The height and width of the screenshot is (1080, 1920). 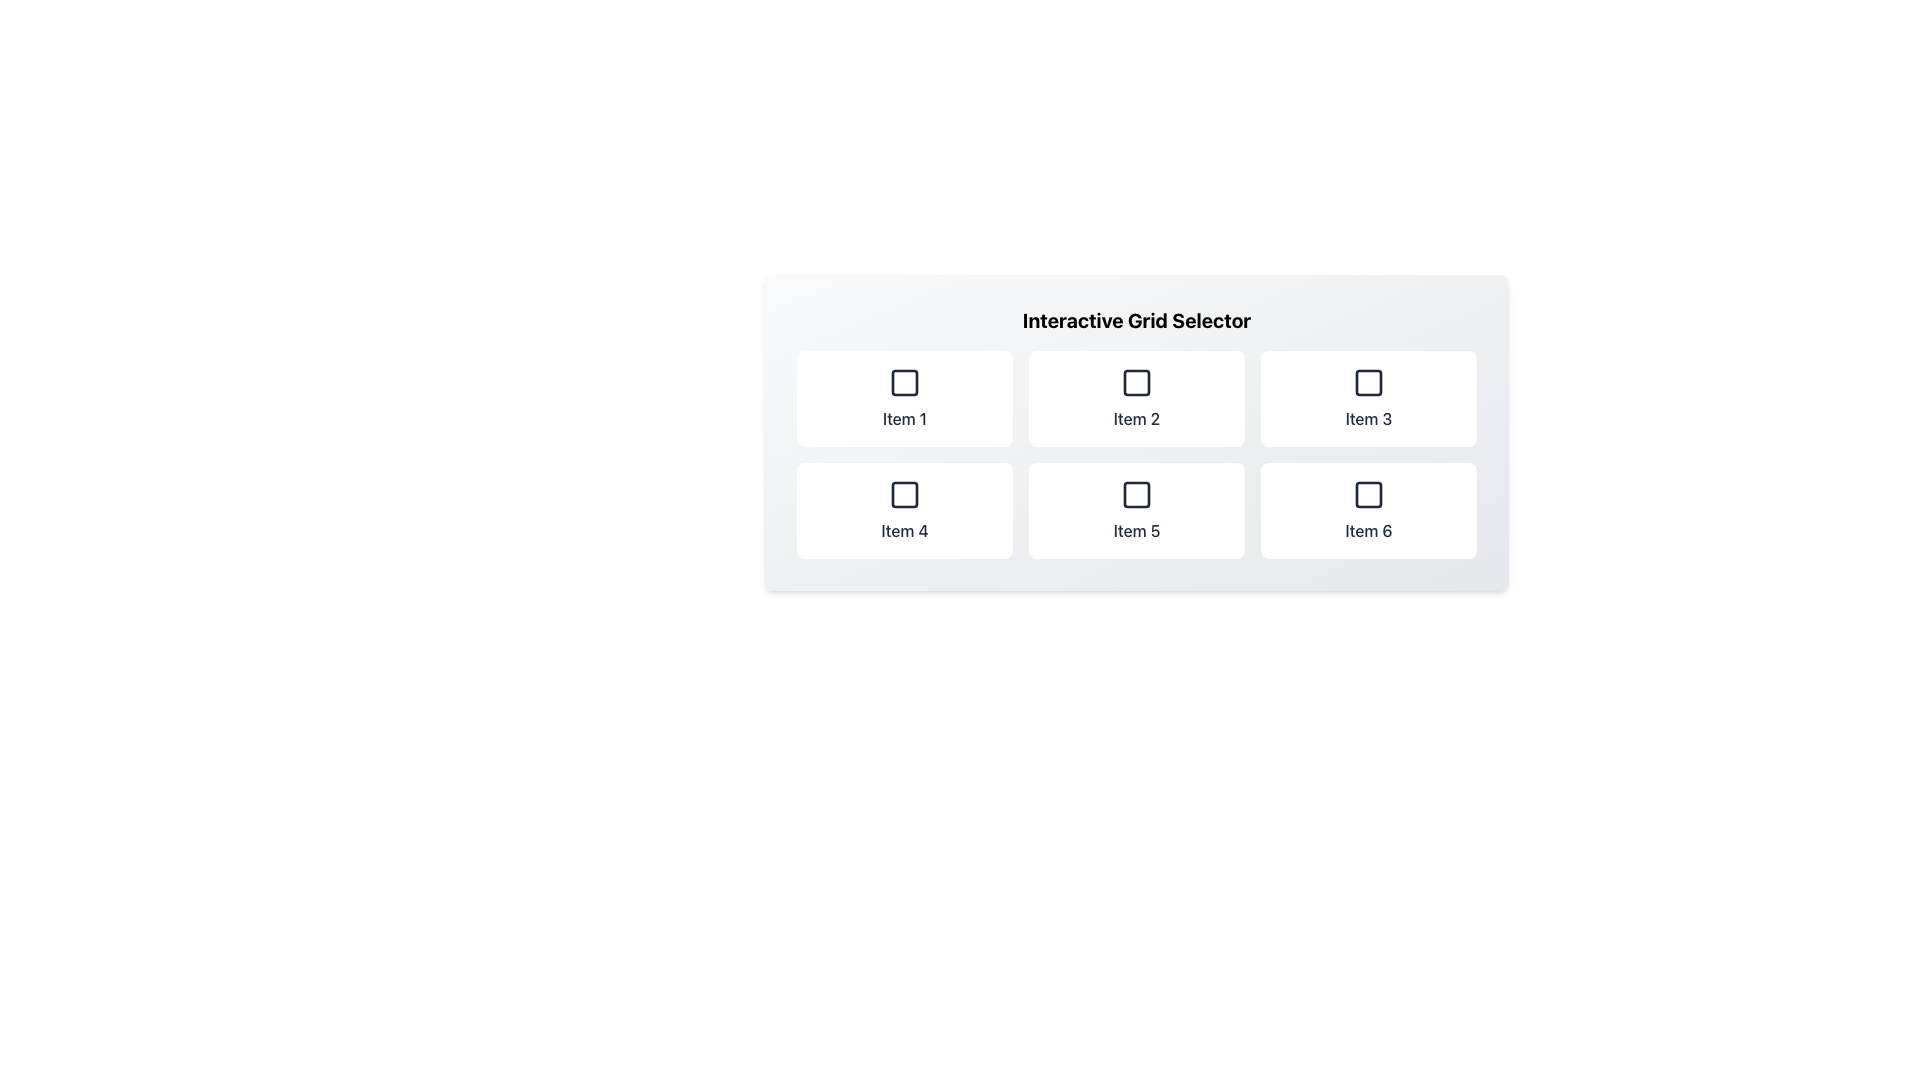 What do you see at coordinates (1367, 494) in the screenshot?
I see `the checkbox icon located in the grid cell labeled 'Item 6', which is a square outline icon with a clean design` at bounding box center [1367, 494].